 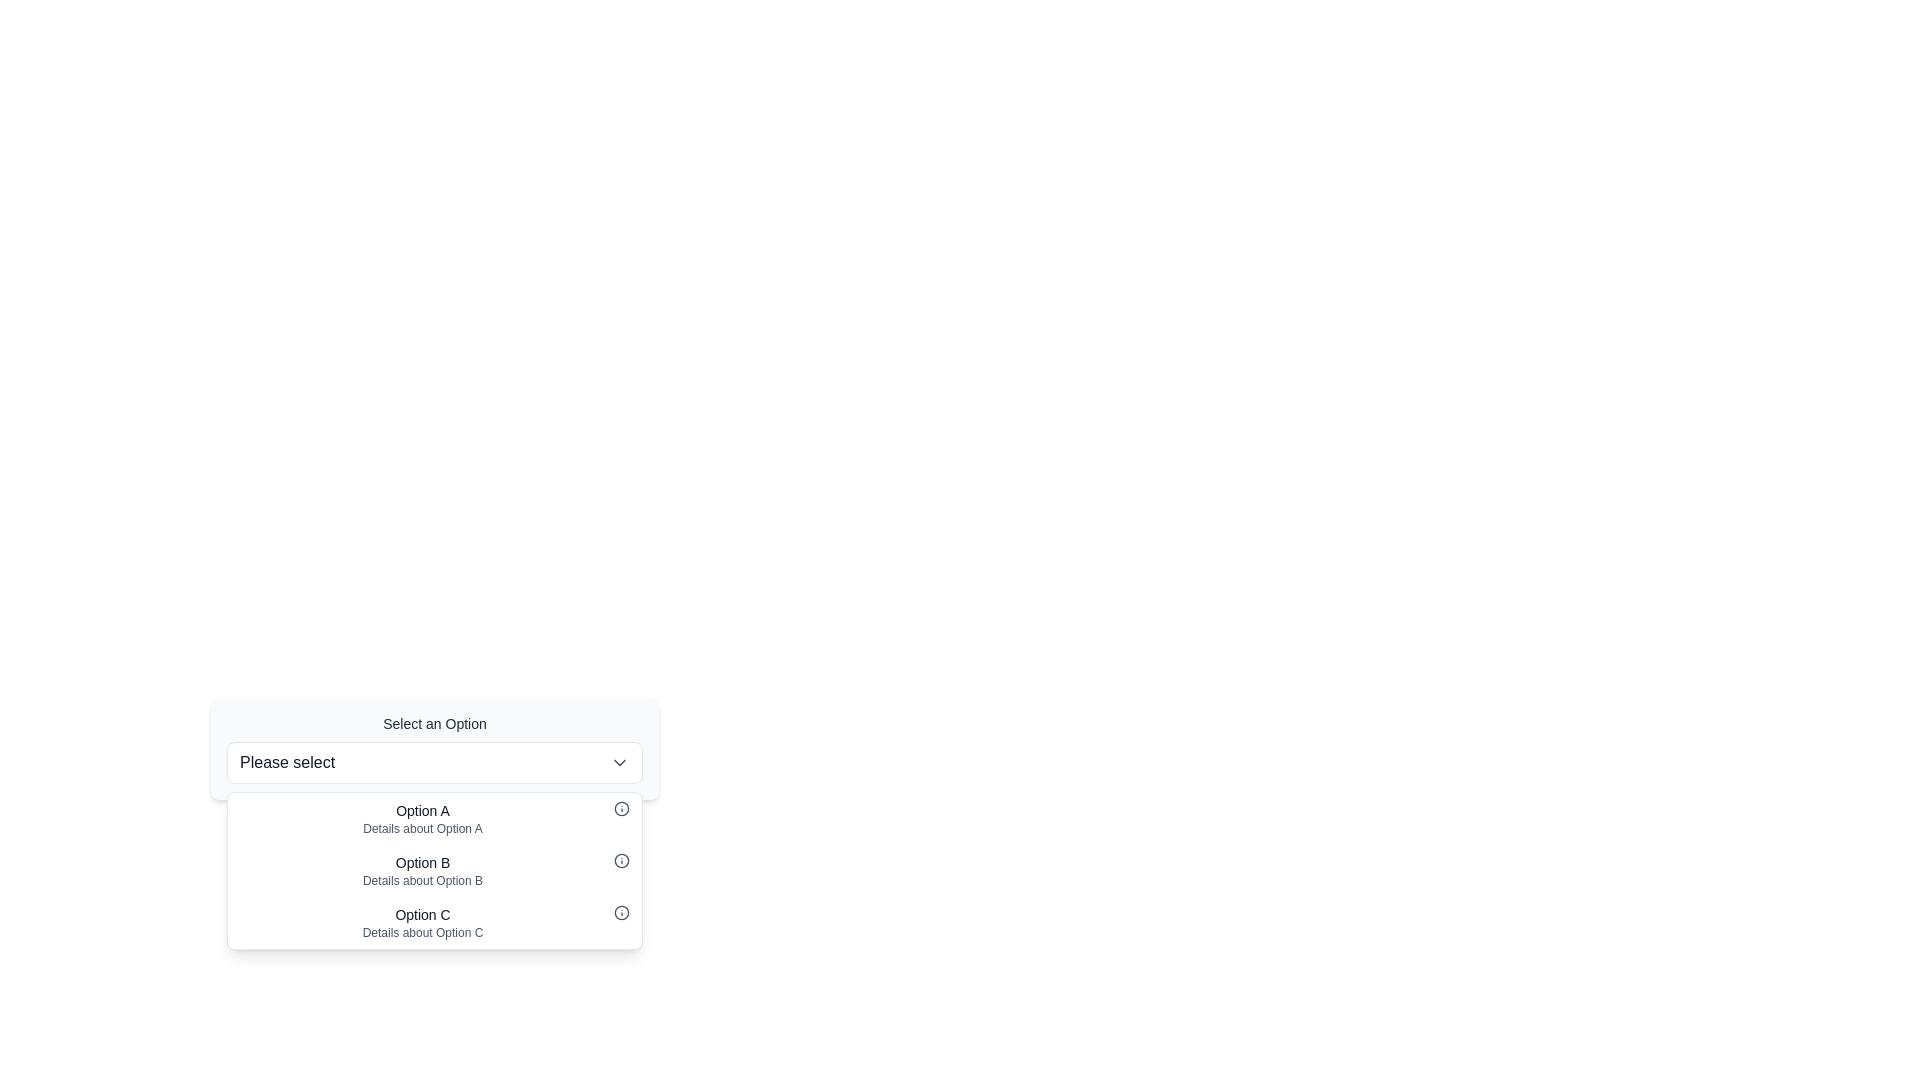 I want to click on the information icon styled with a circular outline and a small 'i' in the center, located to the right of the 'Option A' text, so click(x=621, y=808).